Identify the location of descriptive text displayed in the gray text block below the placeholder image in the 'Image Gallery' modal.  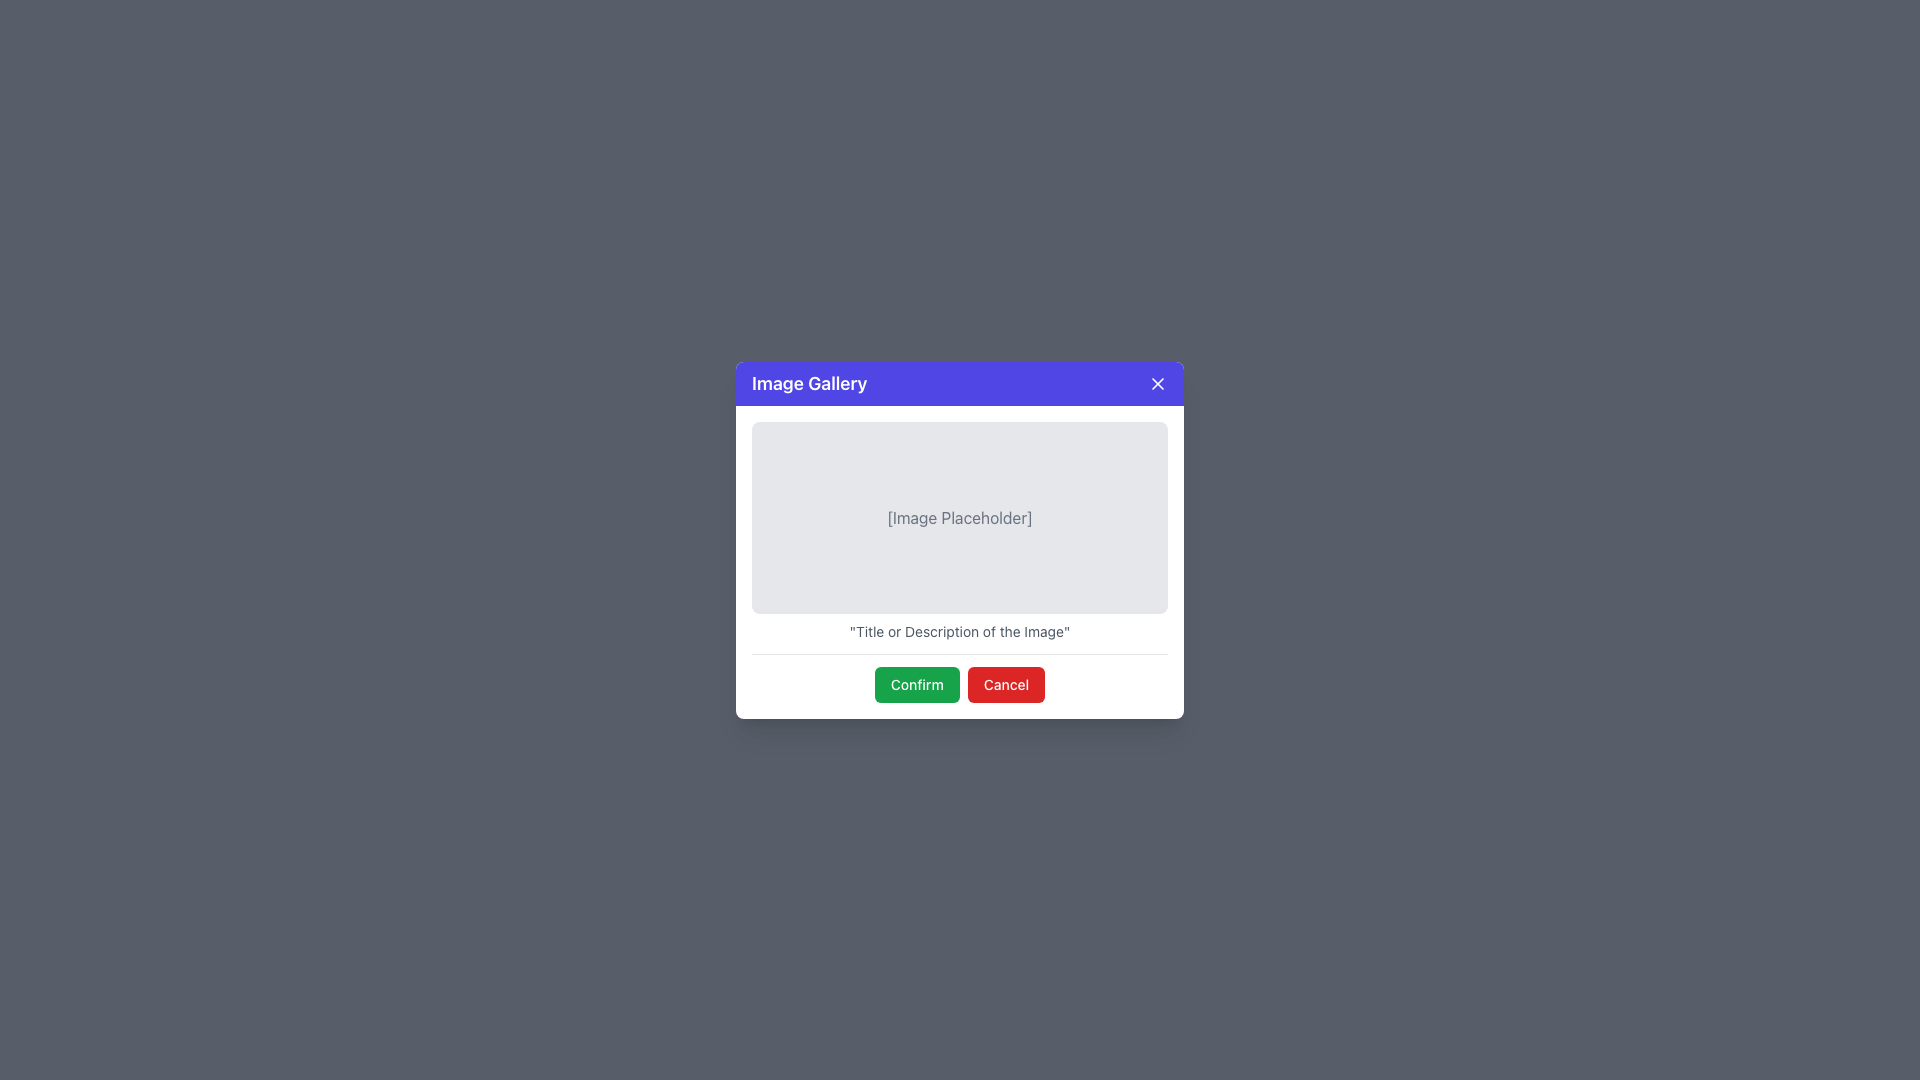
(960, 631).